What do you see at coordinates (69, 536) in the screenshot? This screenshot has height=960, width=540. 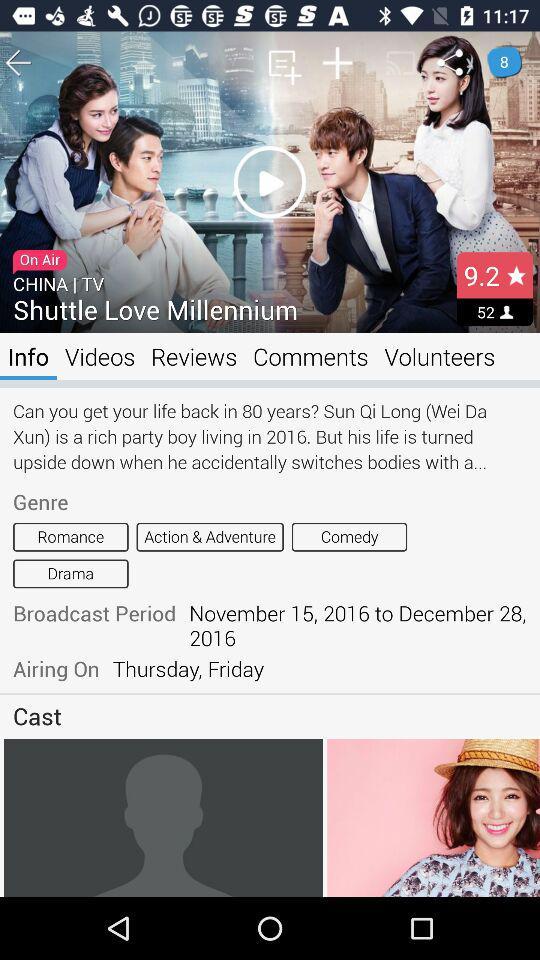 I see `romance icon` at bounding box center [69, 536].